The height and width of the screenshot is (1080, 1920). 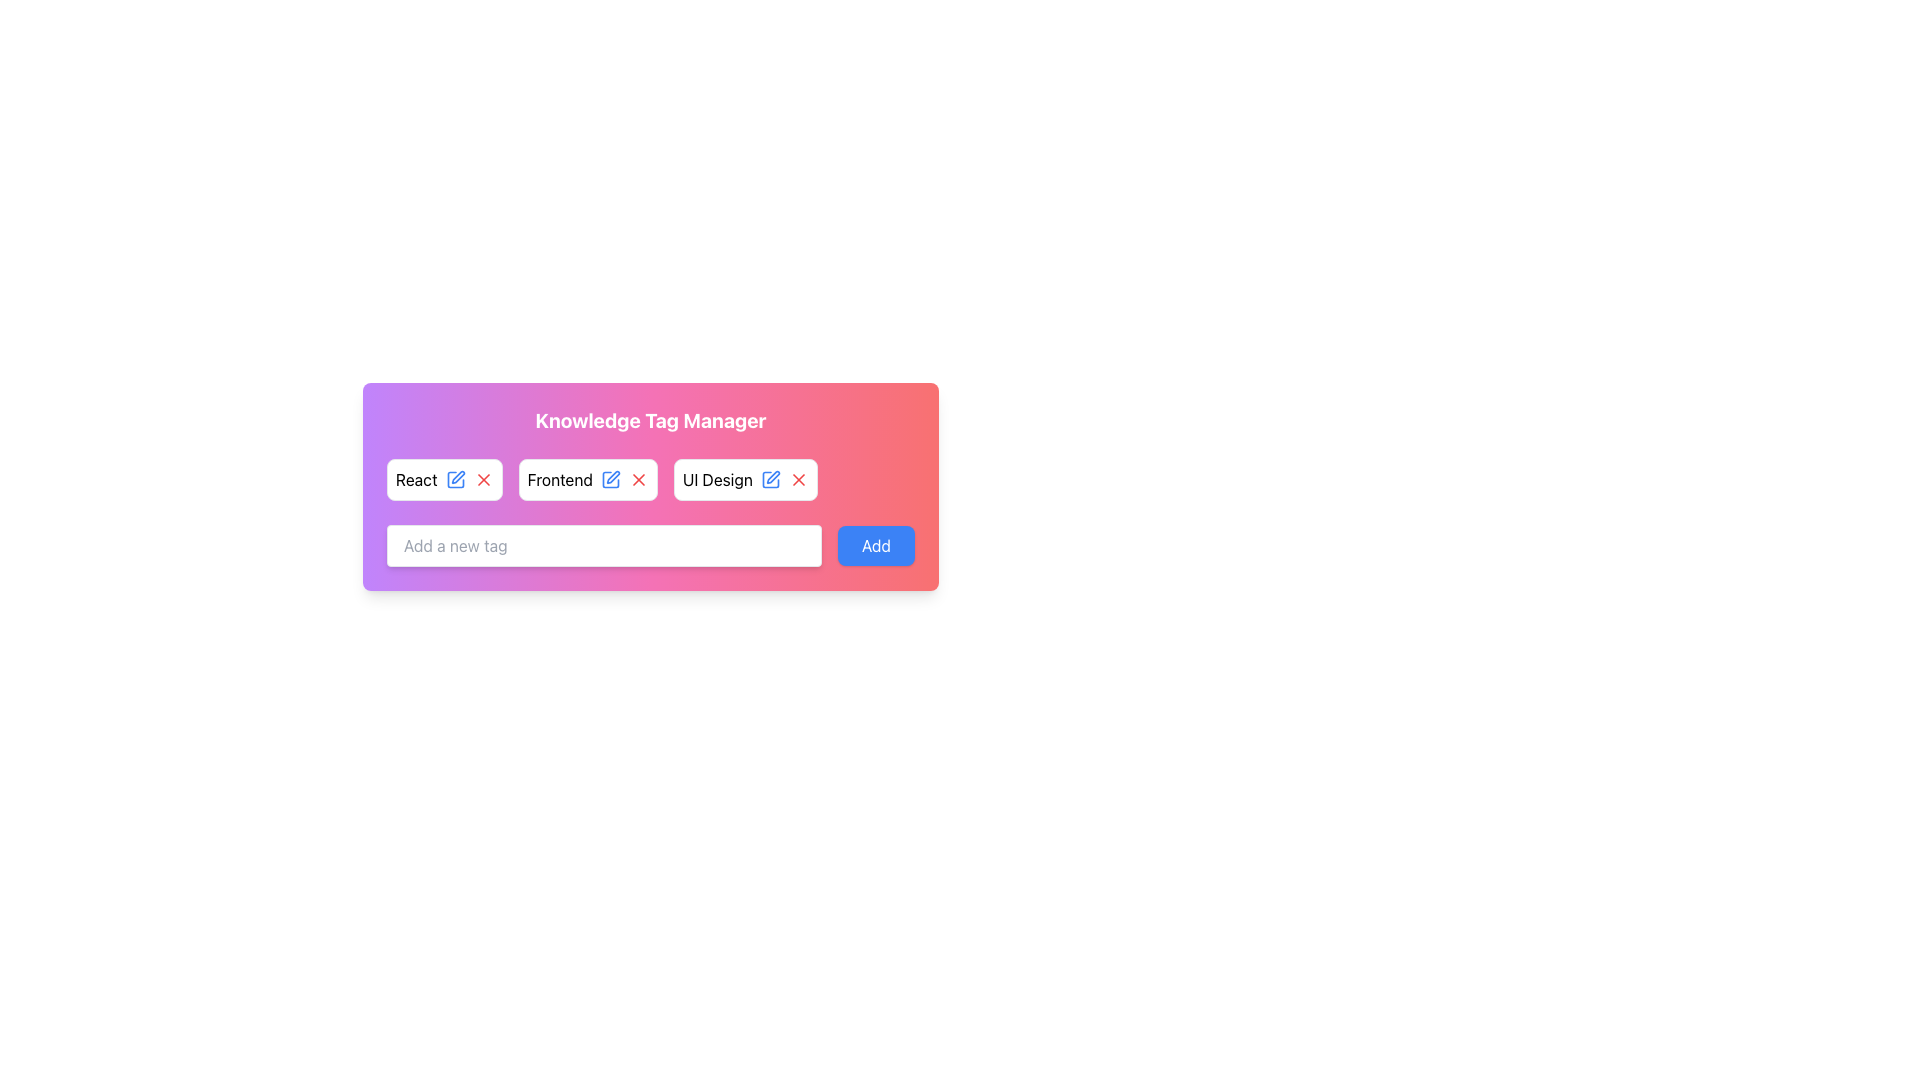 What do you see at coordinates (609, 479) in the screenshot?
I see `the small blue edit icon button next to the 'Frontend' text` at bounding box center [609, 479].